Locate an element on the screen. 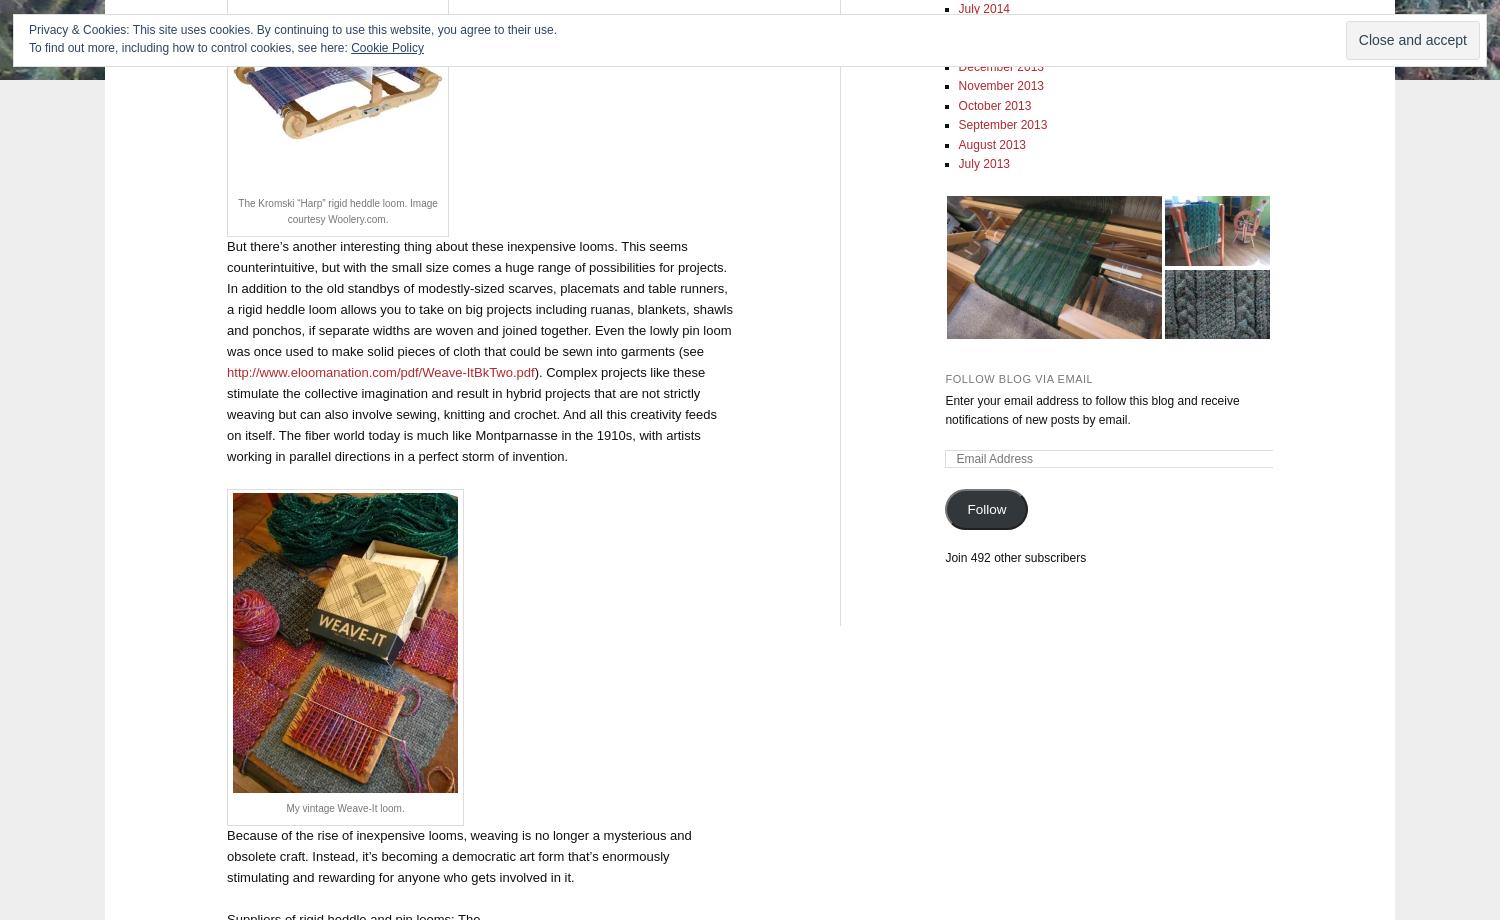  'Join 492 other subscribers' is located at coordinates (1015, 556).